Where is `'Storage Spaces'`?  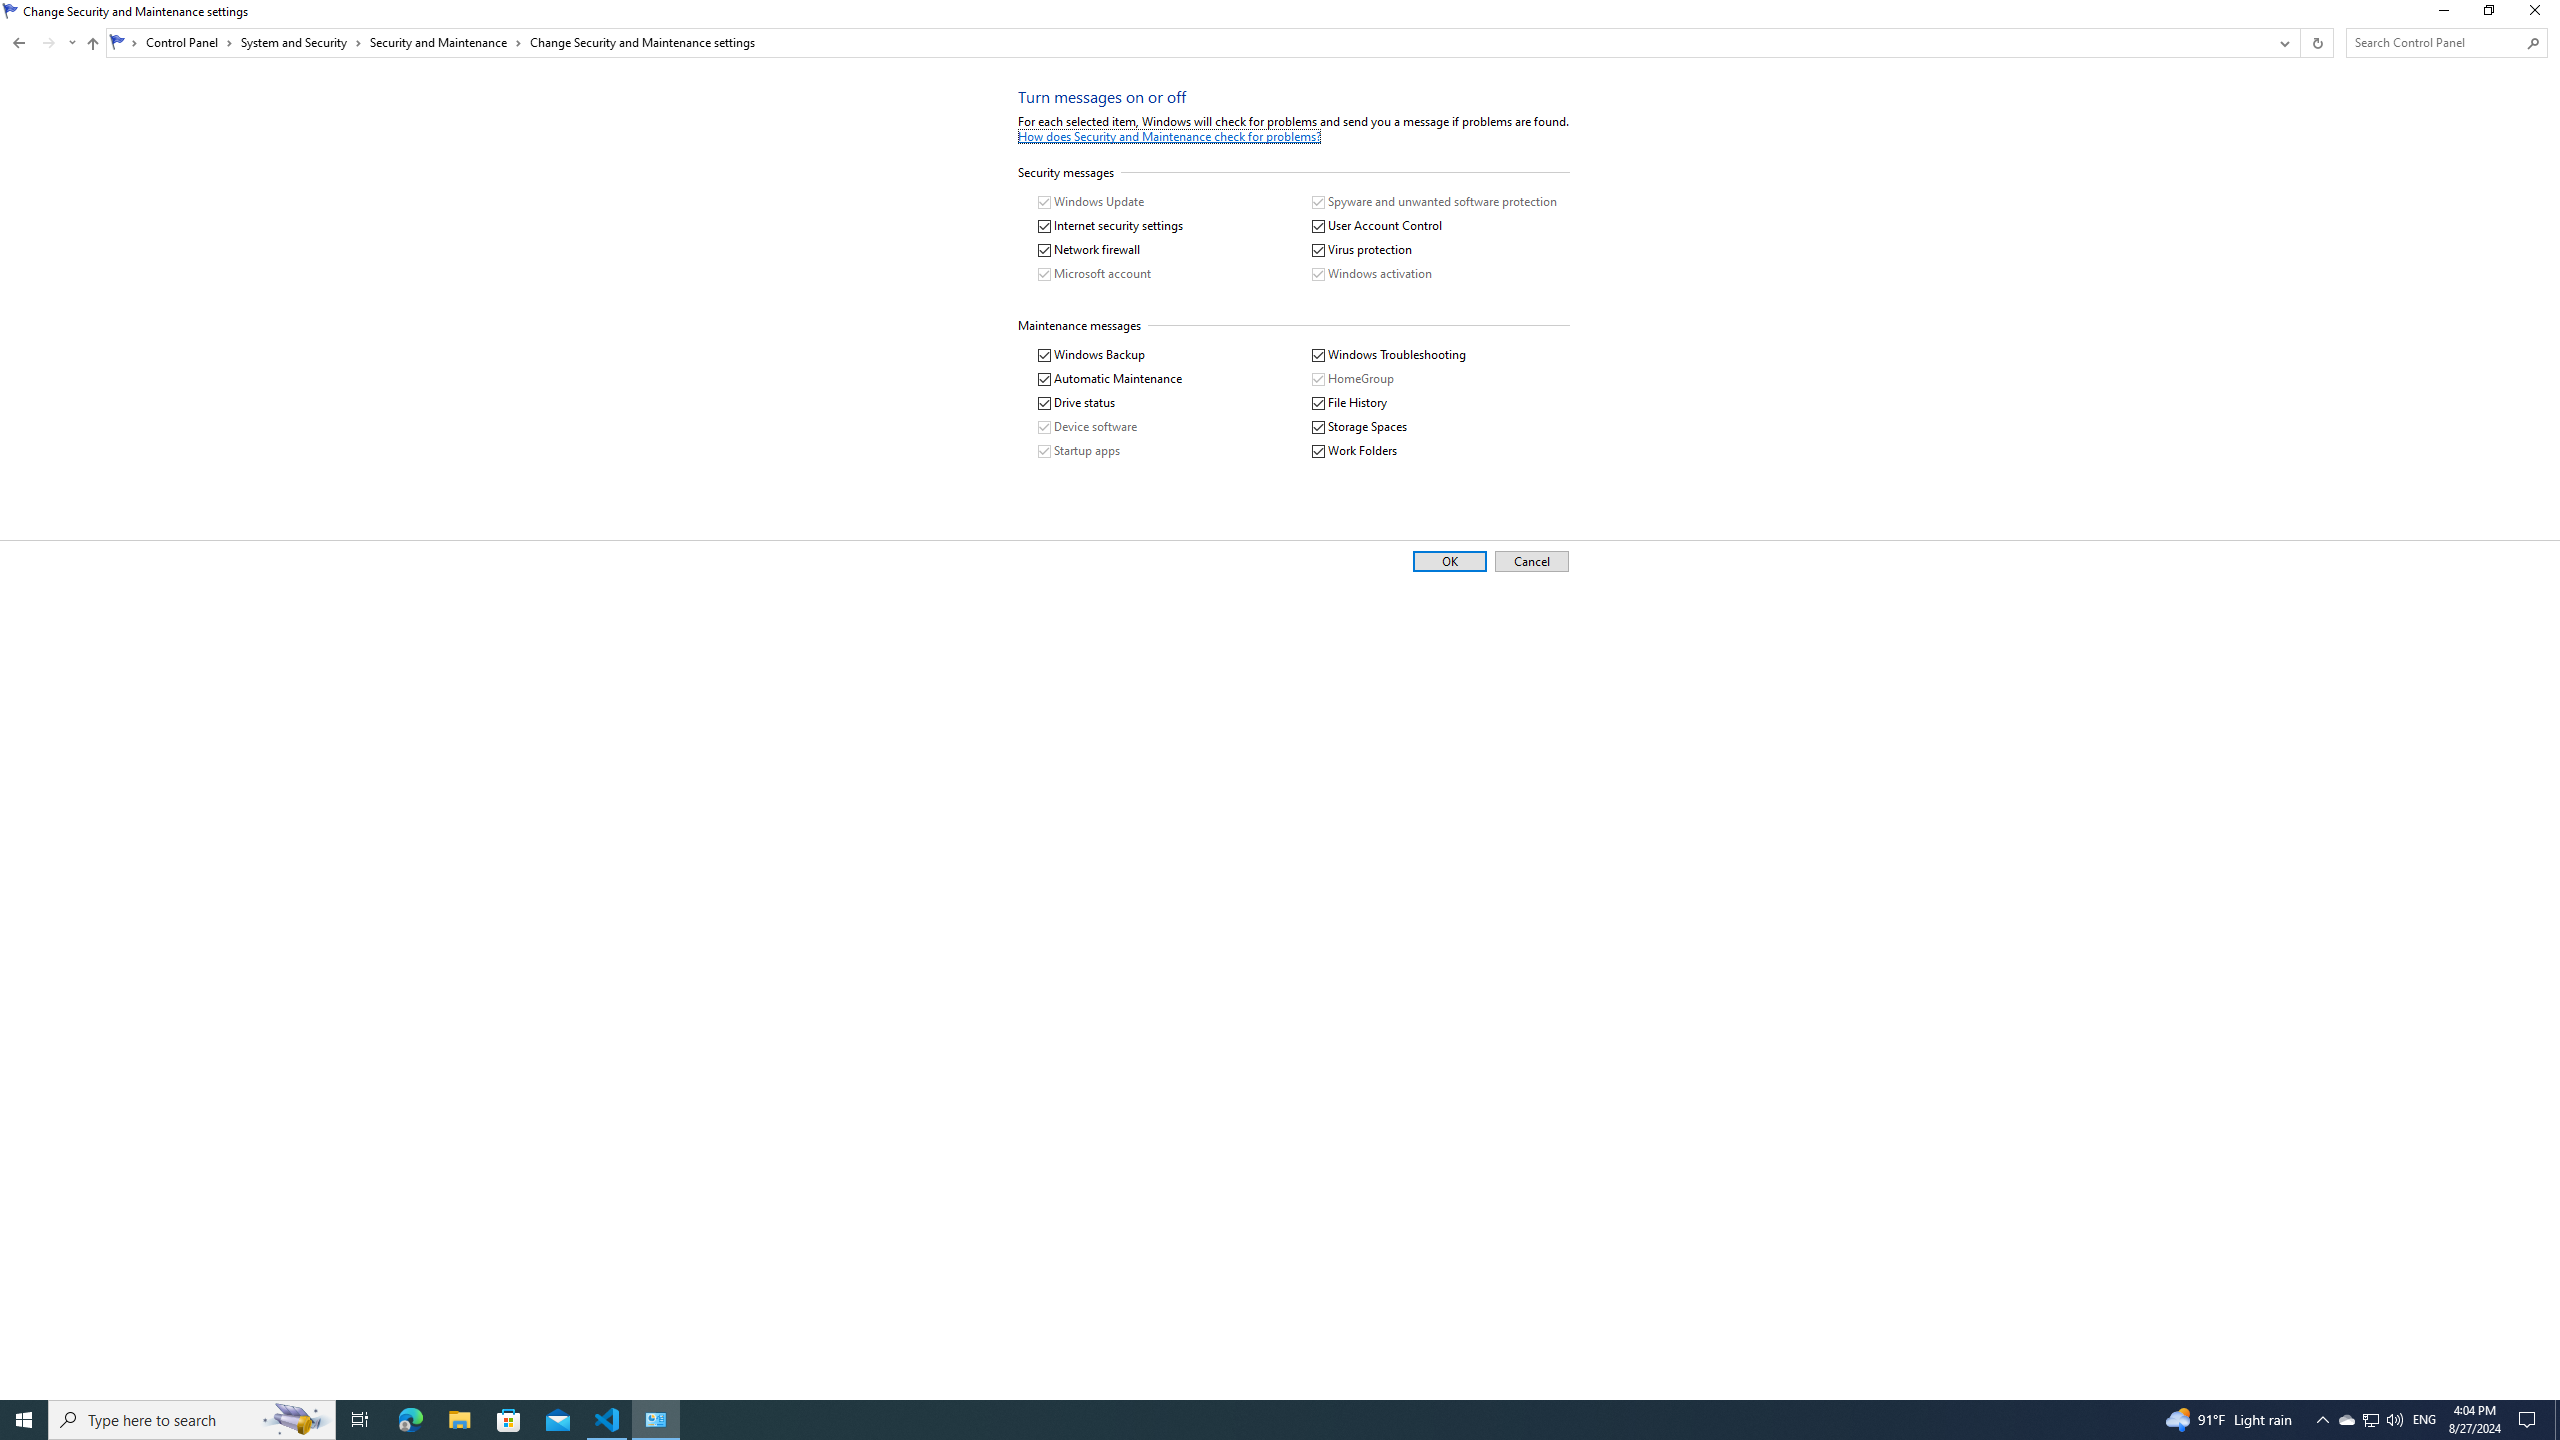
'Storage Spaces' is located at coordinates (1358, 426).